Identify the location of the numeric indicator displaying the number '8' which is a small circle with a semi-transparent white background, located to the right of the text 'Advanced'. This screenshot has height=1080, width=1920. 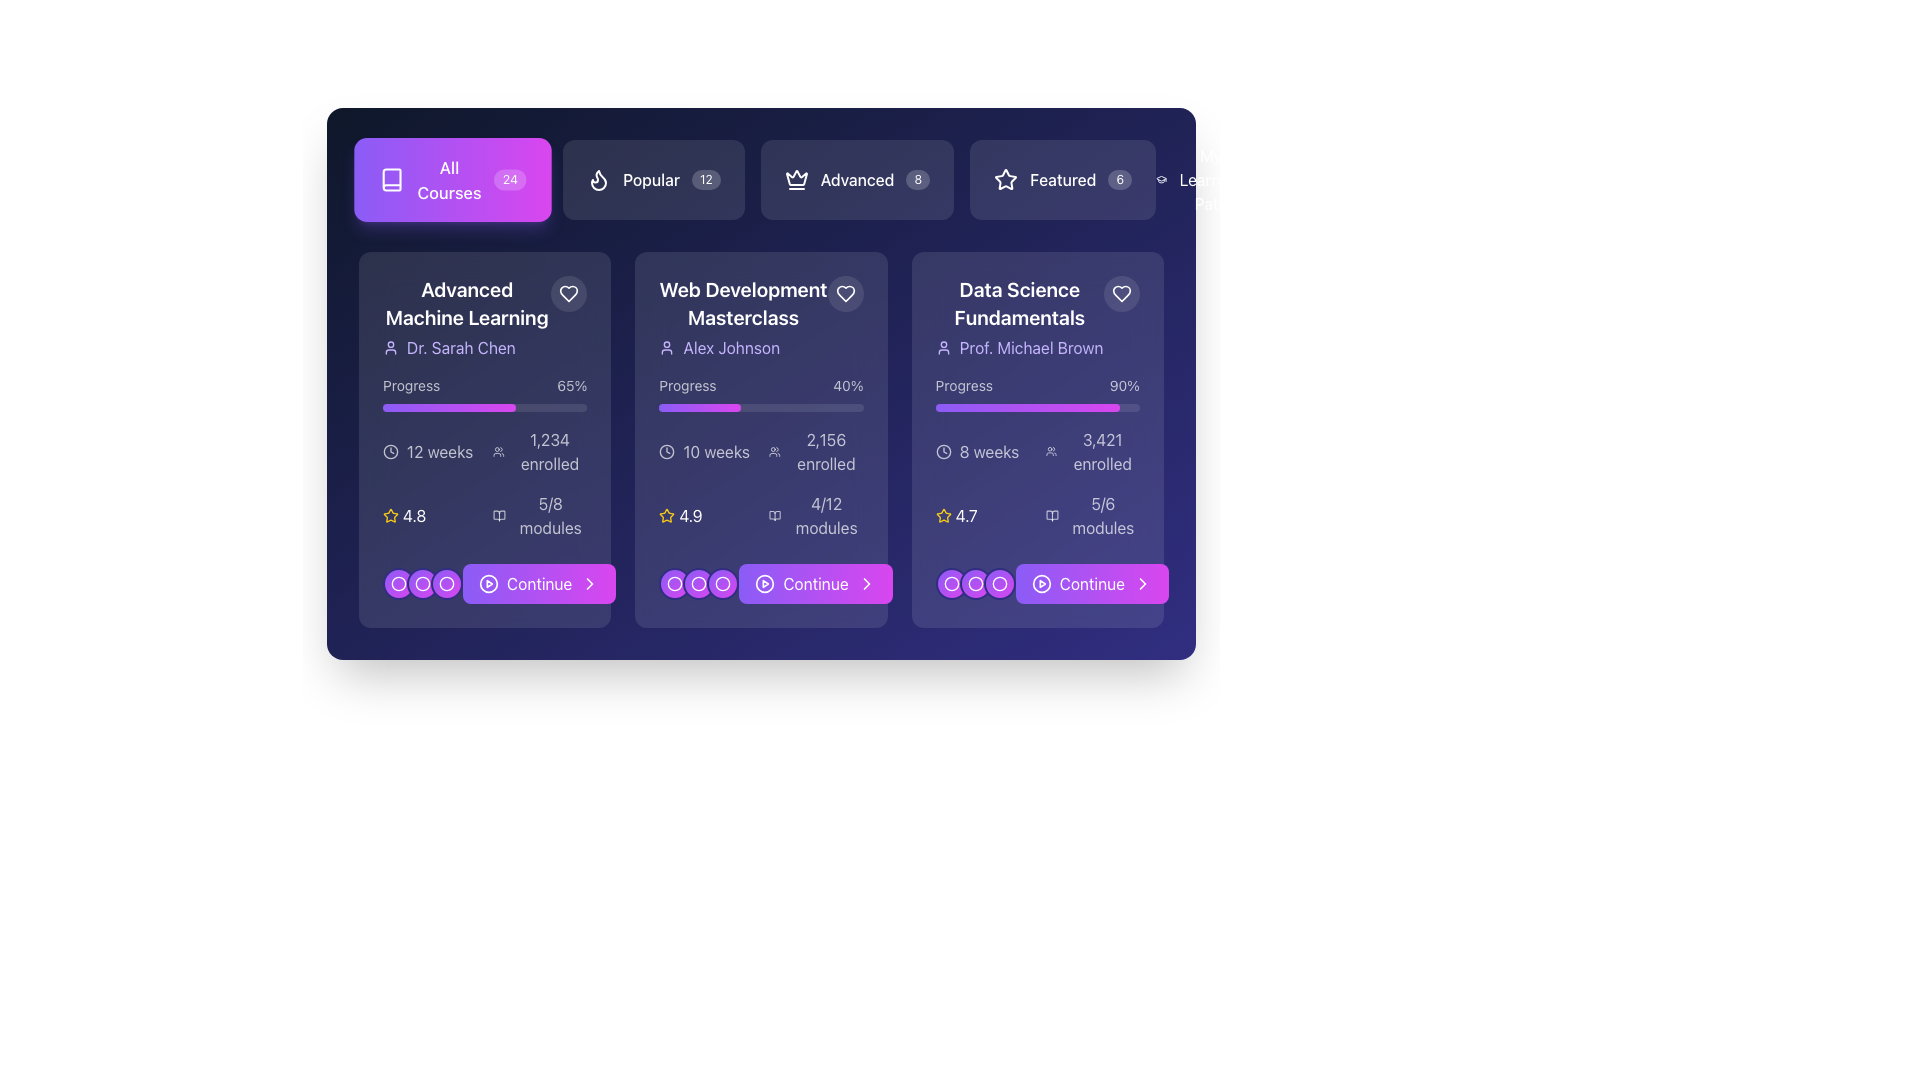
(917, 180).